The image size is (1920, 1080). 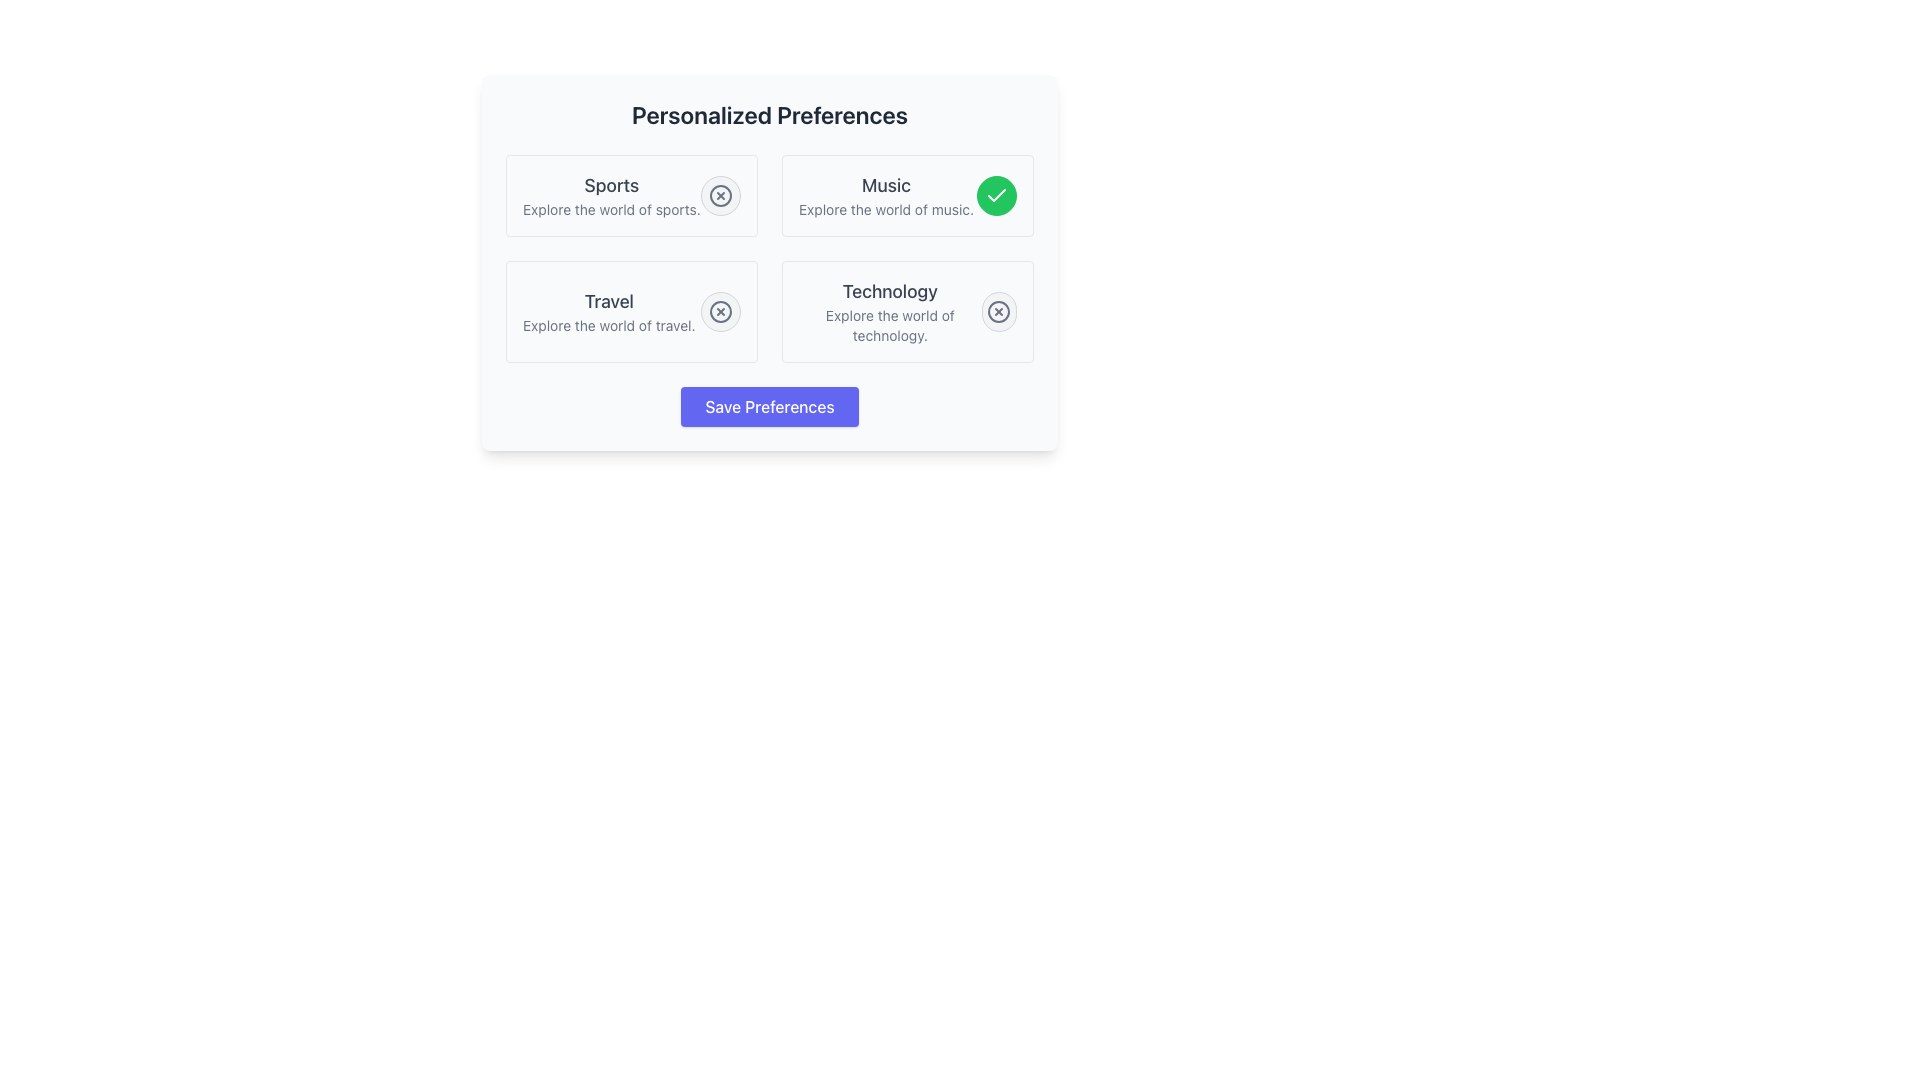 I want to click on the checkmark icon in the top-right corner of the 'Music' preference option to indicate selection, so click(x=997, y=195).